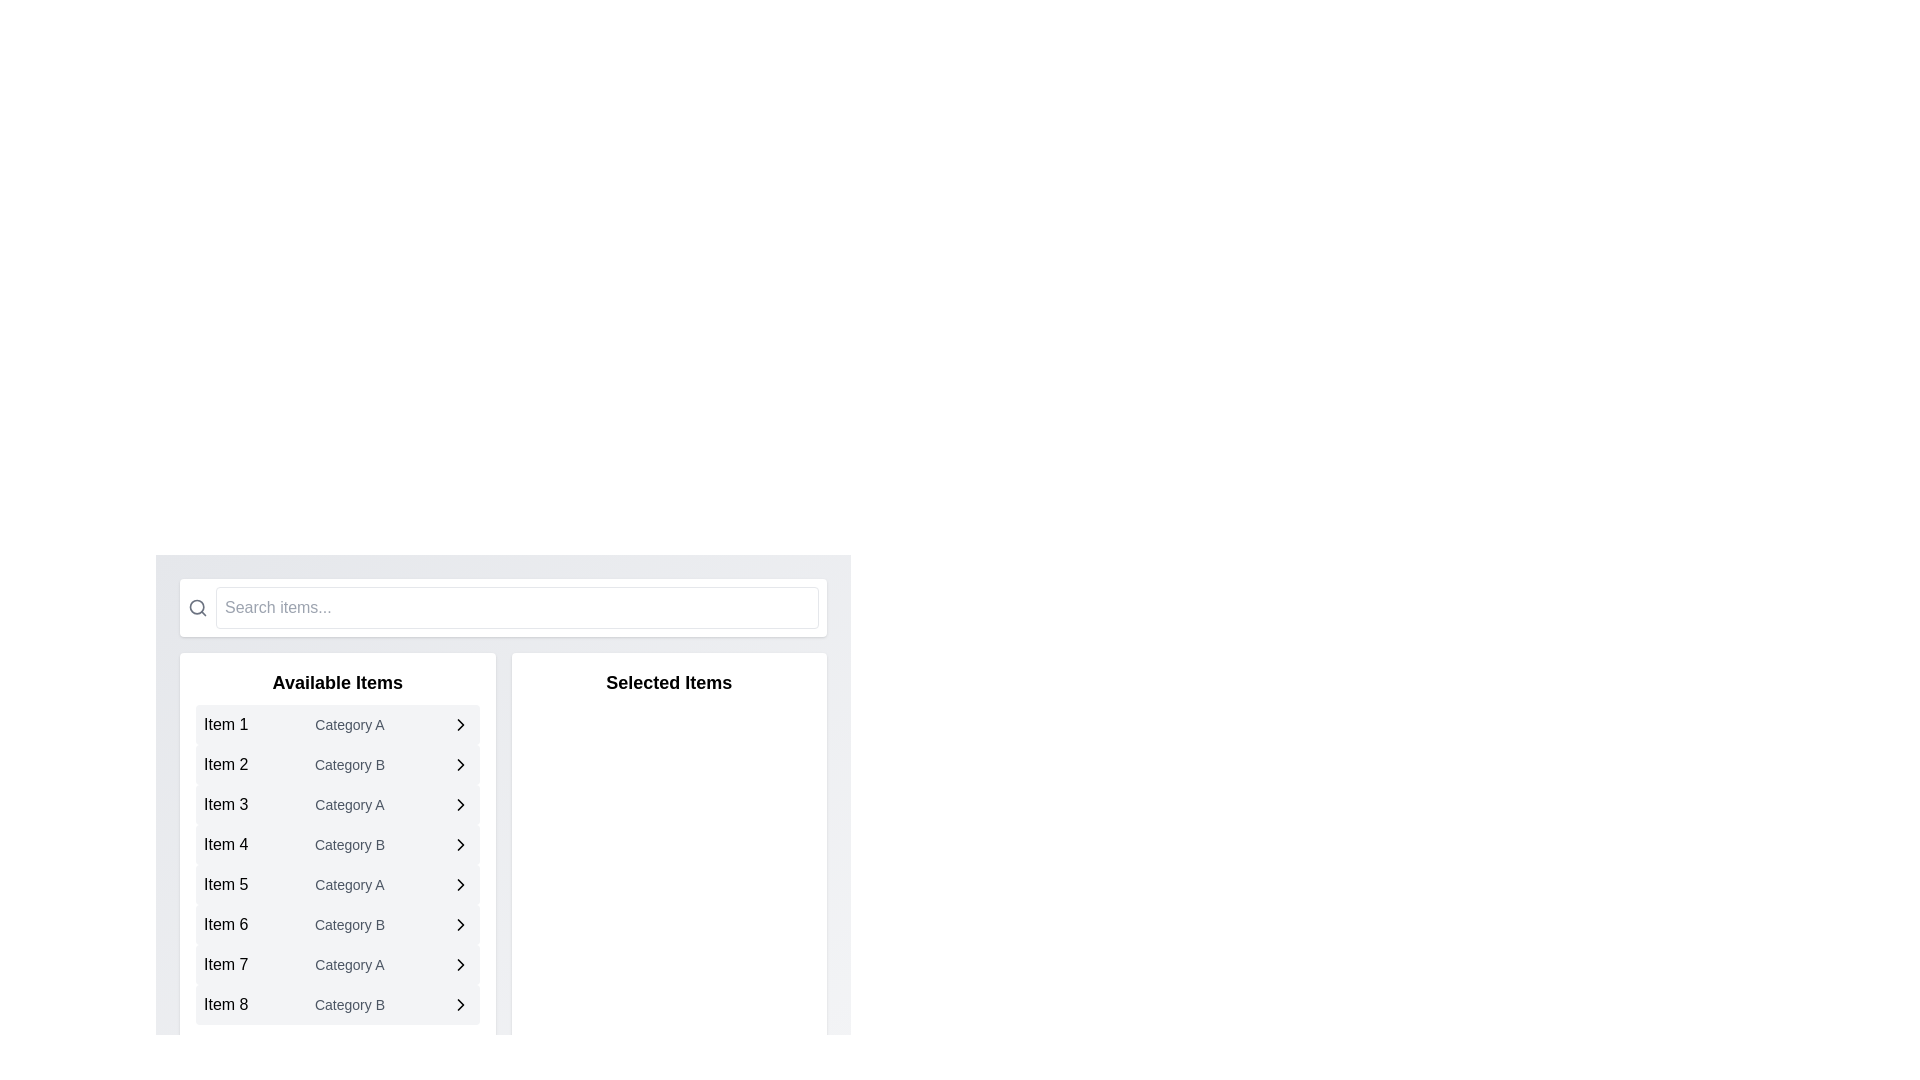  I want to click on the first list item labeled 'Item 1 Category A' under 'Available Items', so click(337, 725).